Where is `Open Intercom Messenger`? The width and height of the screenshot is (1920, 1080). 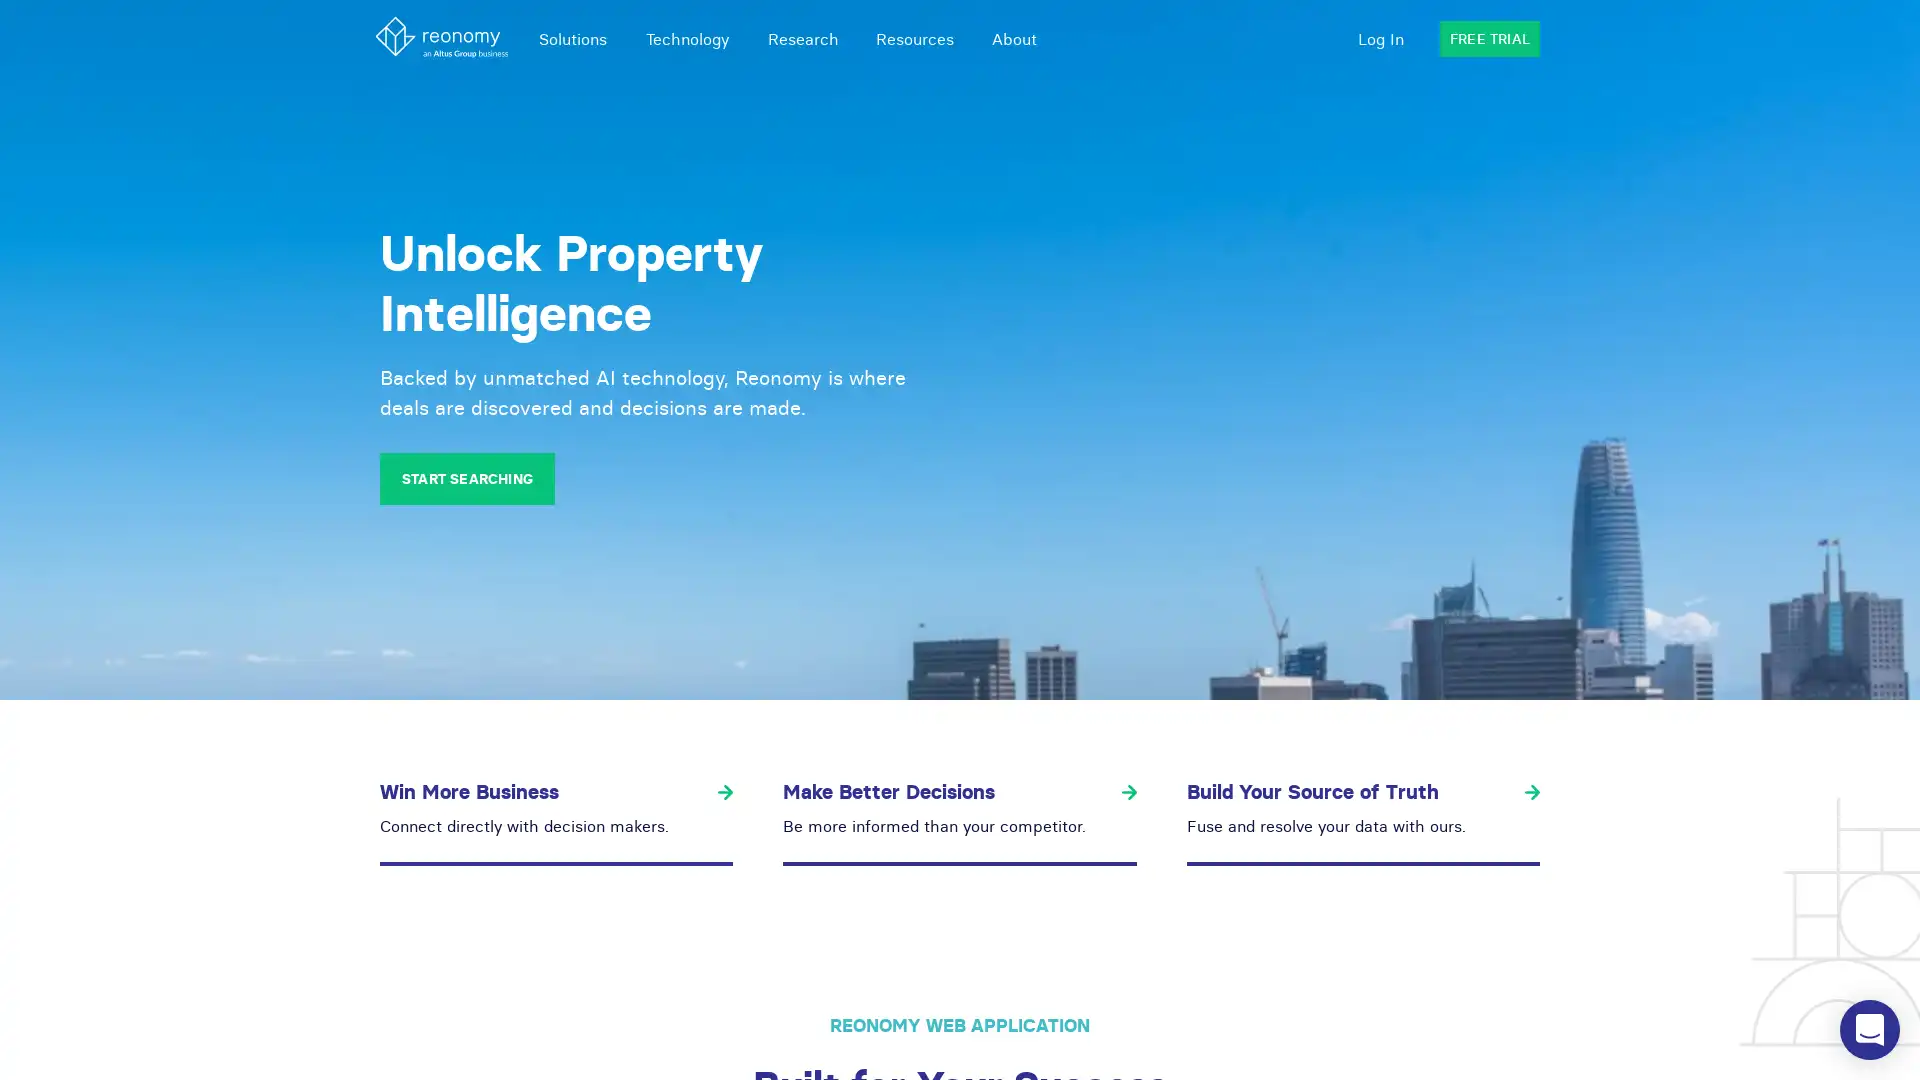 Open Intercom Messenger is located at coordinates (1869, 1029).